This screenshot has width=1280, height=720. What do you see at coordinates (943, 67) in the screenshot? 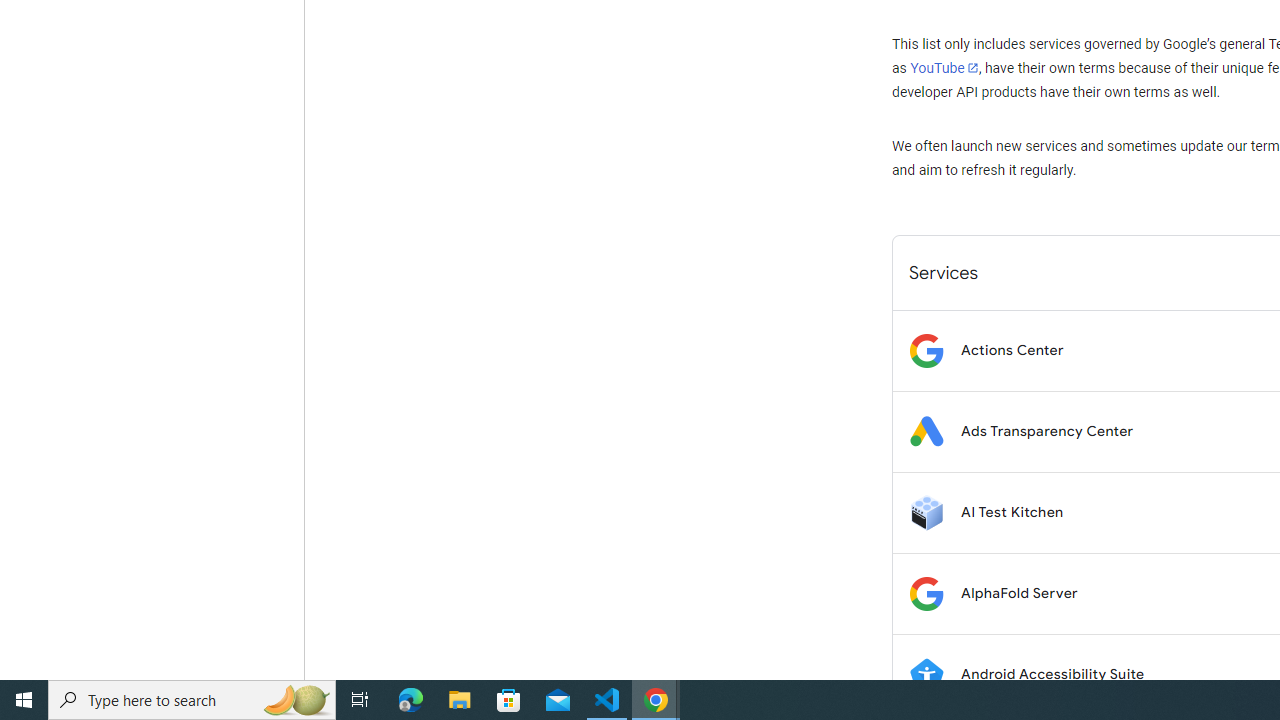
I see `'YouTube'` at bounding box center [943, 67].